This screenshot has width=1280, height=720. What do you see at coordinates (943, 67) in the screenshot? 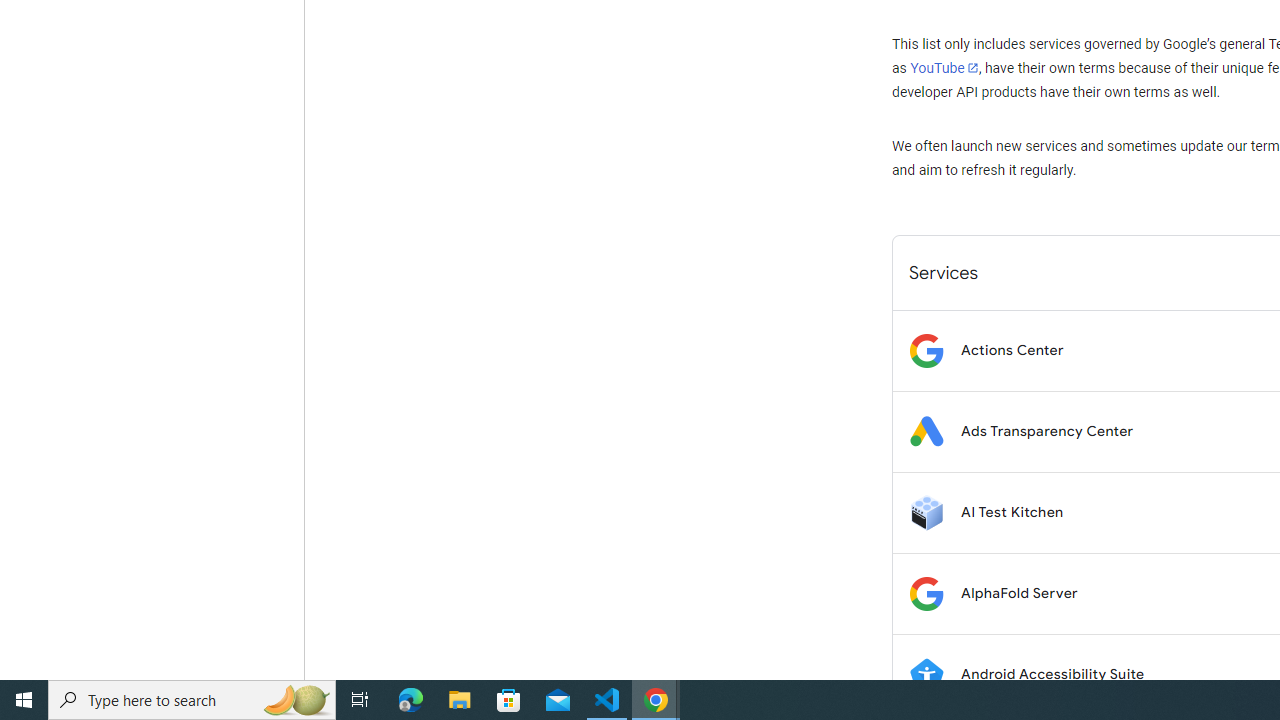
I see `'YouTube'` at bounding box center [943, 67].